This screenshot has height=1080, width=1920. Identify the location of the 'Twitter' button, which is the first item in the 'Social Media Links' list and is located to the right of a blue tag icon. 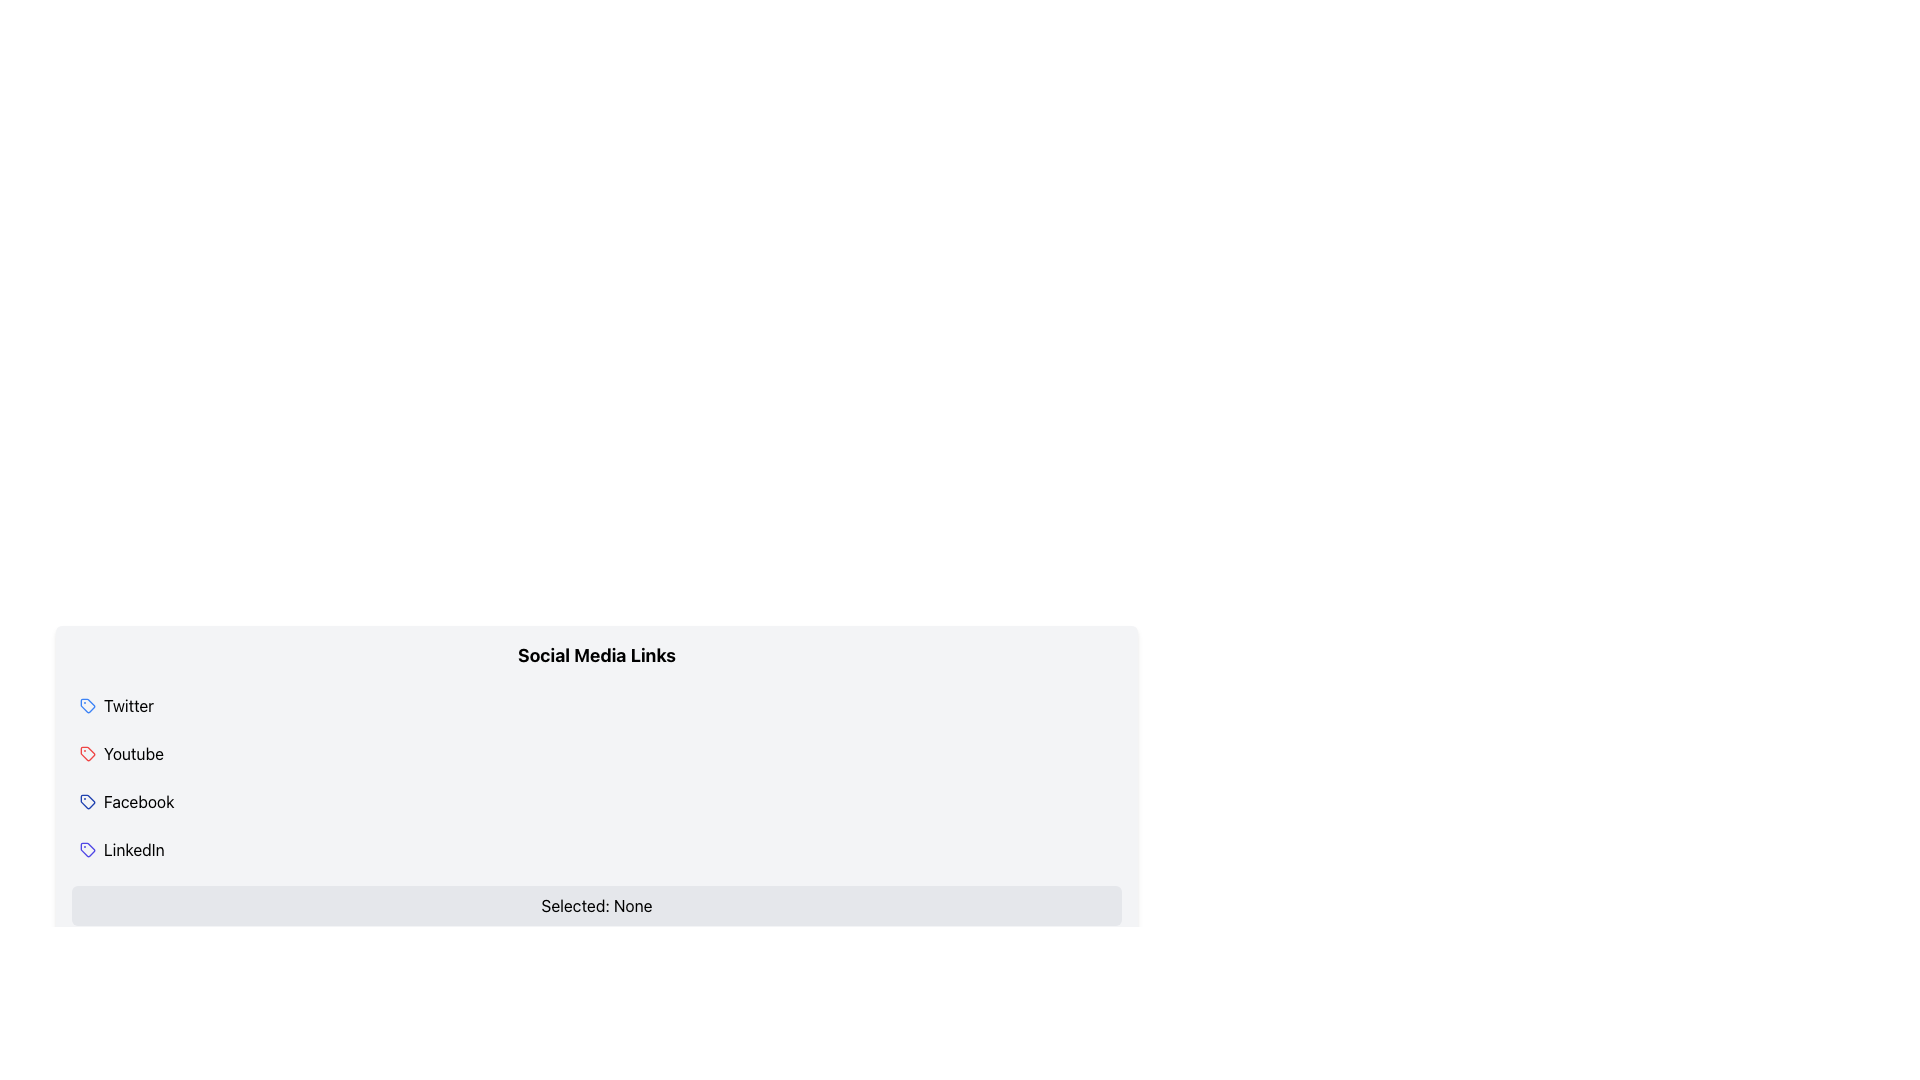
(128, 704).